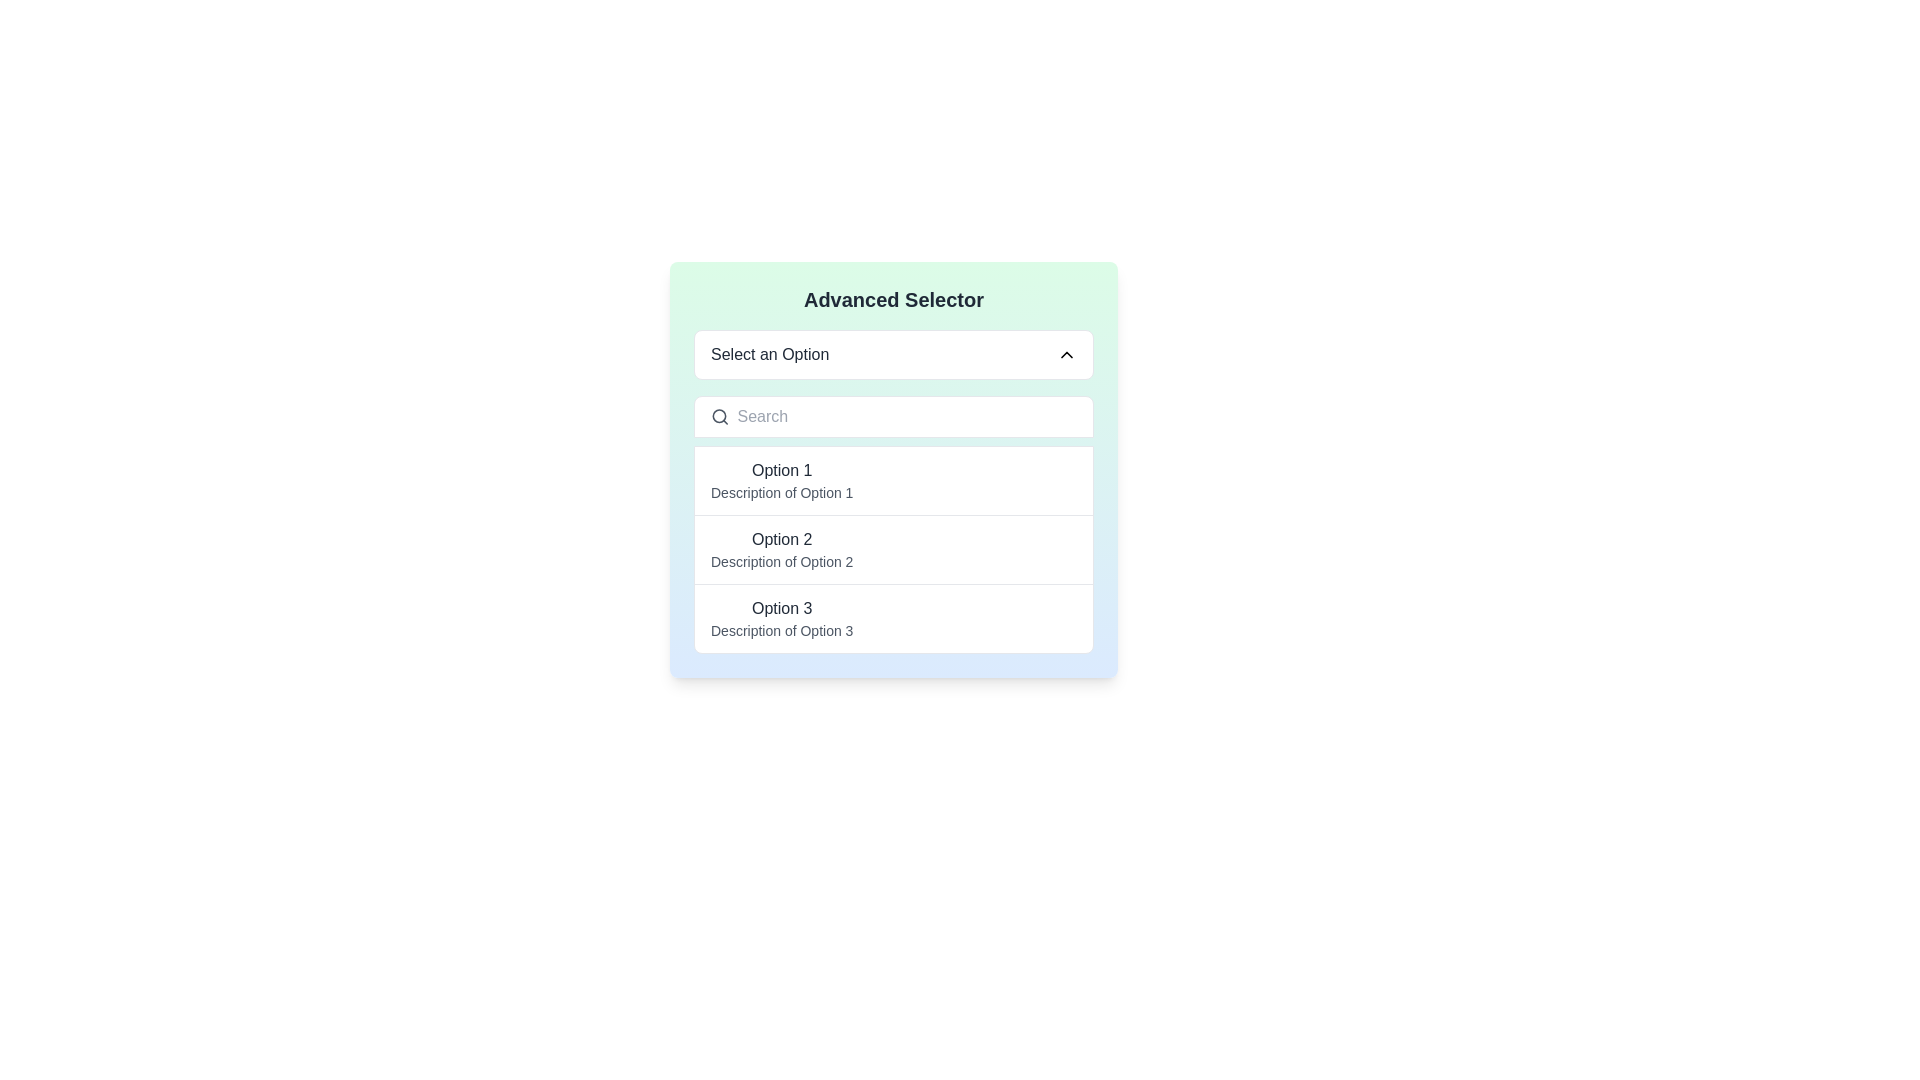 This screenshot has height=1080, width=1920. I want to click on the list item labeled 'Option 3', so click(781, 617).